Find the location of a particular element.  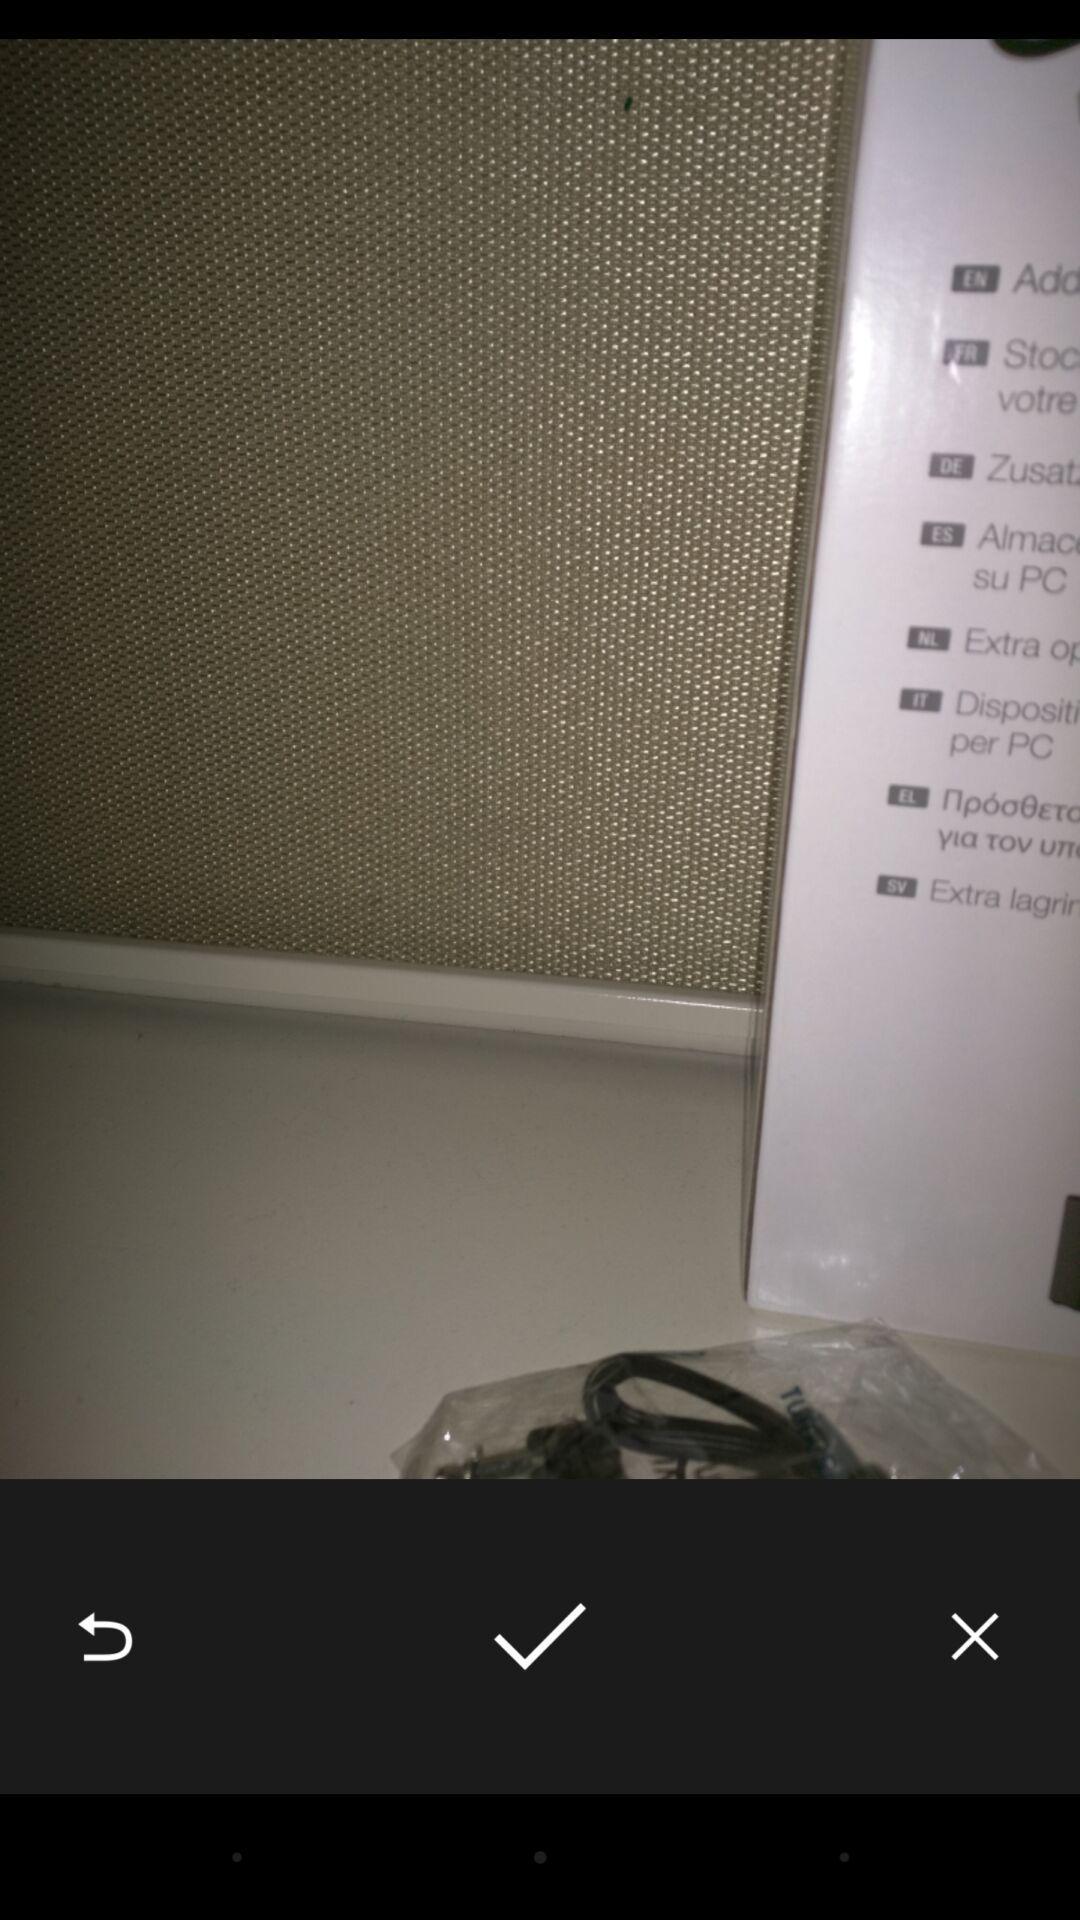

icon at the bottom right corner is located at coordinates (974, 1636).